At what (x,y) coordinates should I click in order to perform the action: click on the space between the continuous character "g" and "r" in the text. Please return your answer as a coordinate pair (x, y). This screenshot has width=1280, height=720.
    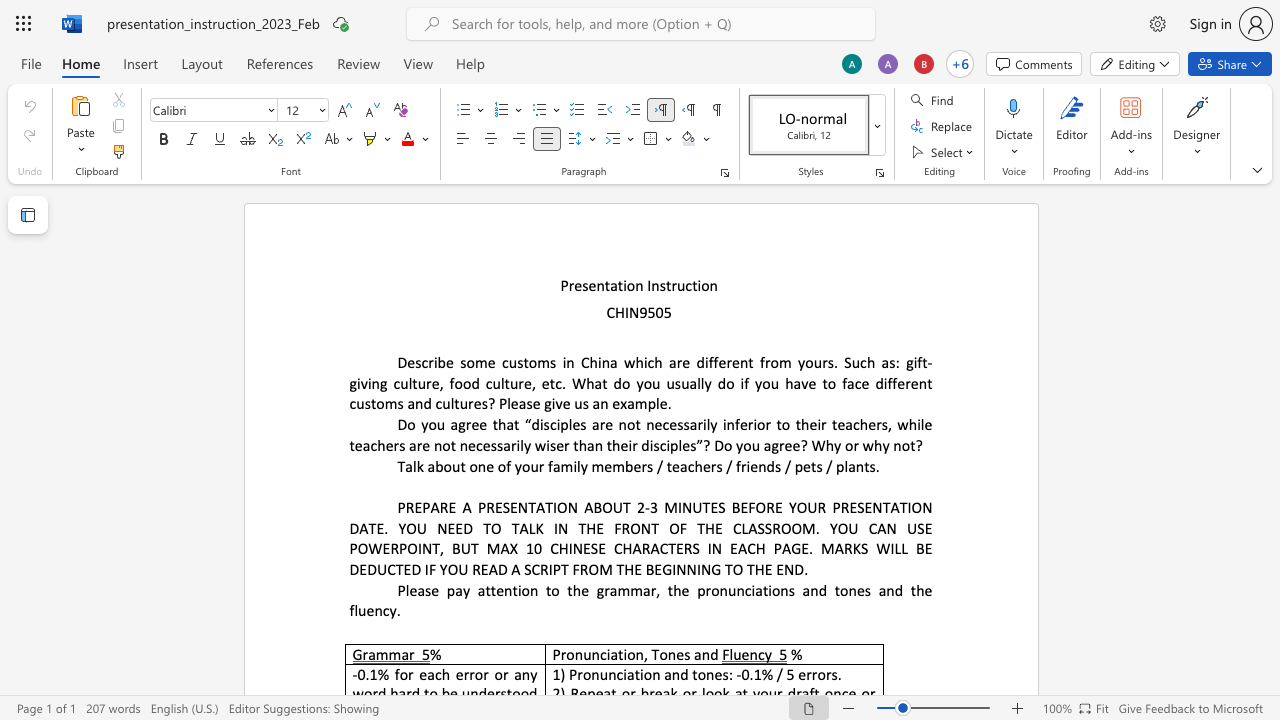
    Looking at the image, I should click on (602, 589).